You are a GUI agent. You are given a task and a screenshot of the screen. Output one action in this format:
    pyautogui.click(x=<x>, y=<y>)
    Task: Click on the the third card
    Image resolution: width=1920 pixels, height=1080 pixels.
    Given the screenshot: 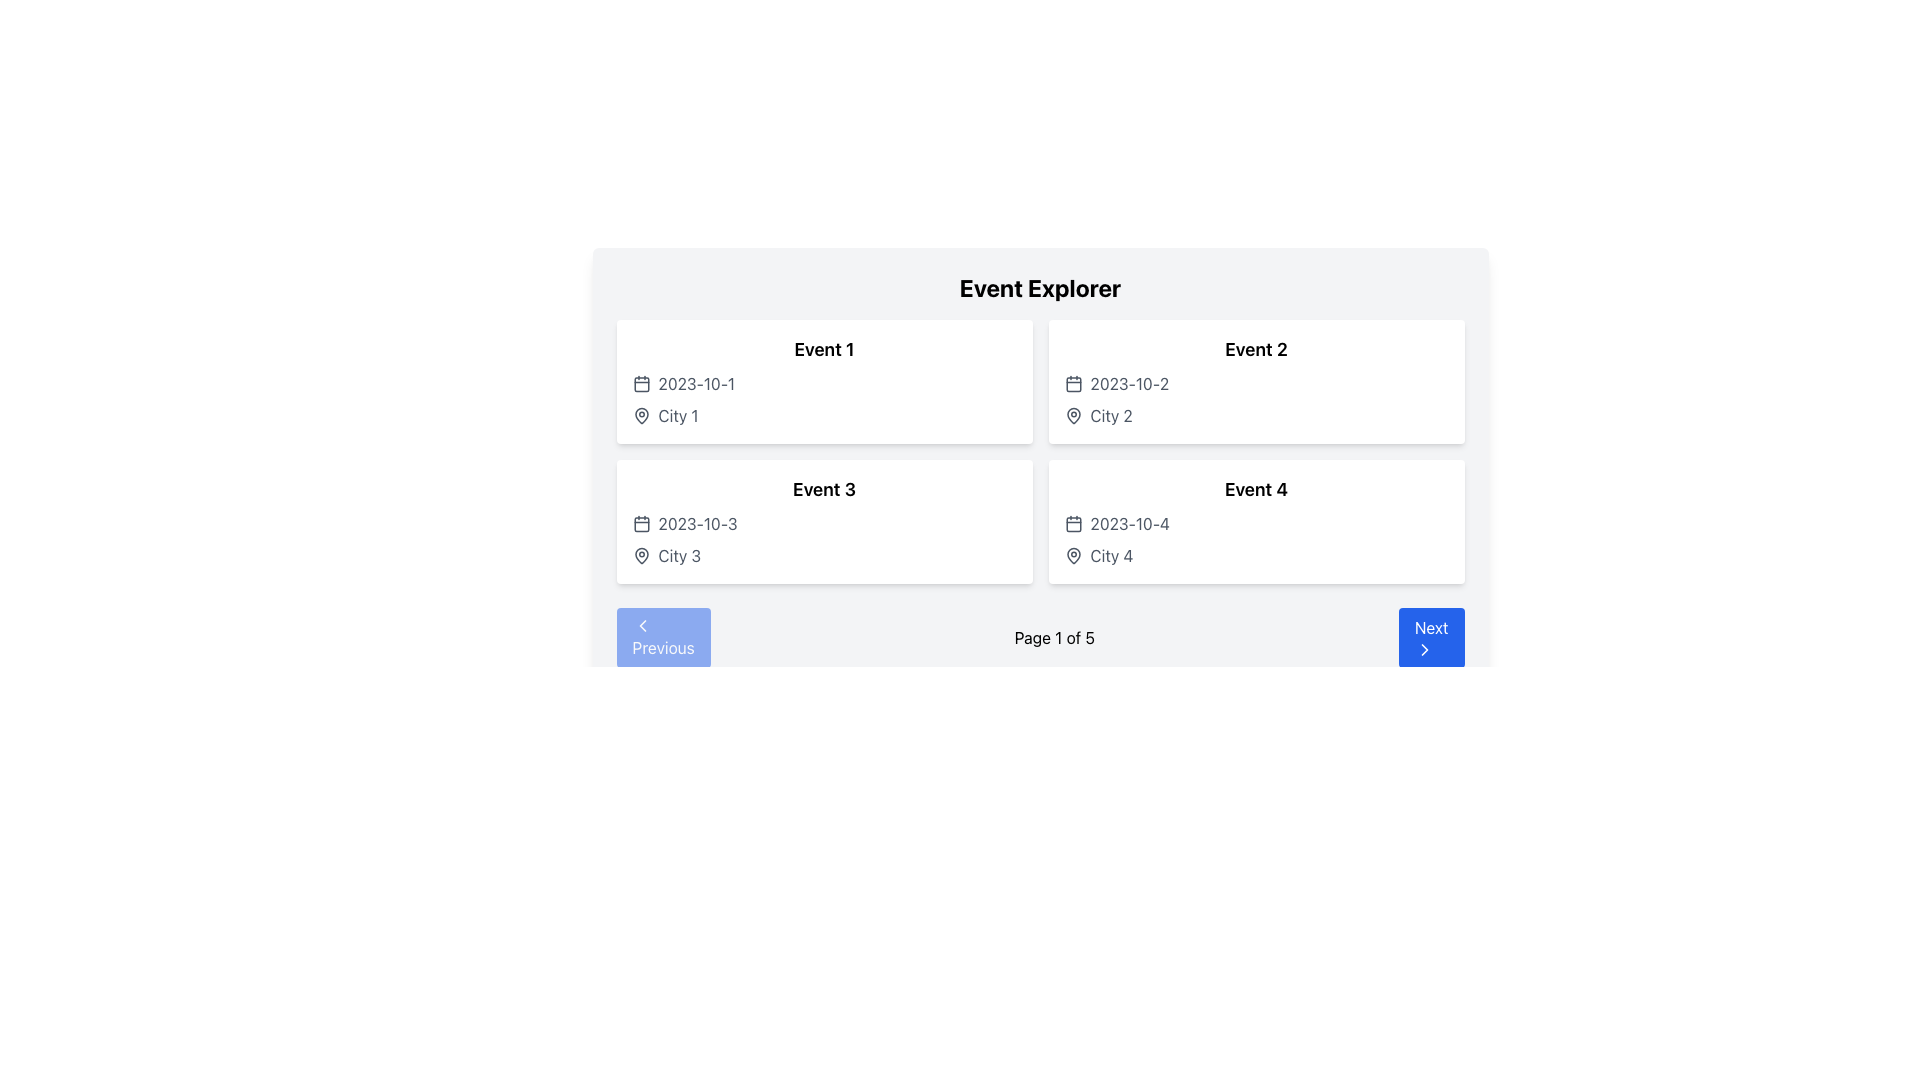 What is the action you would take?
    pyautogui.click(x=824, y=520)
    